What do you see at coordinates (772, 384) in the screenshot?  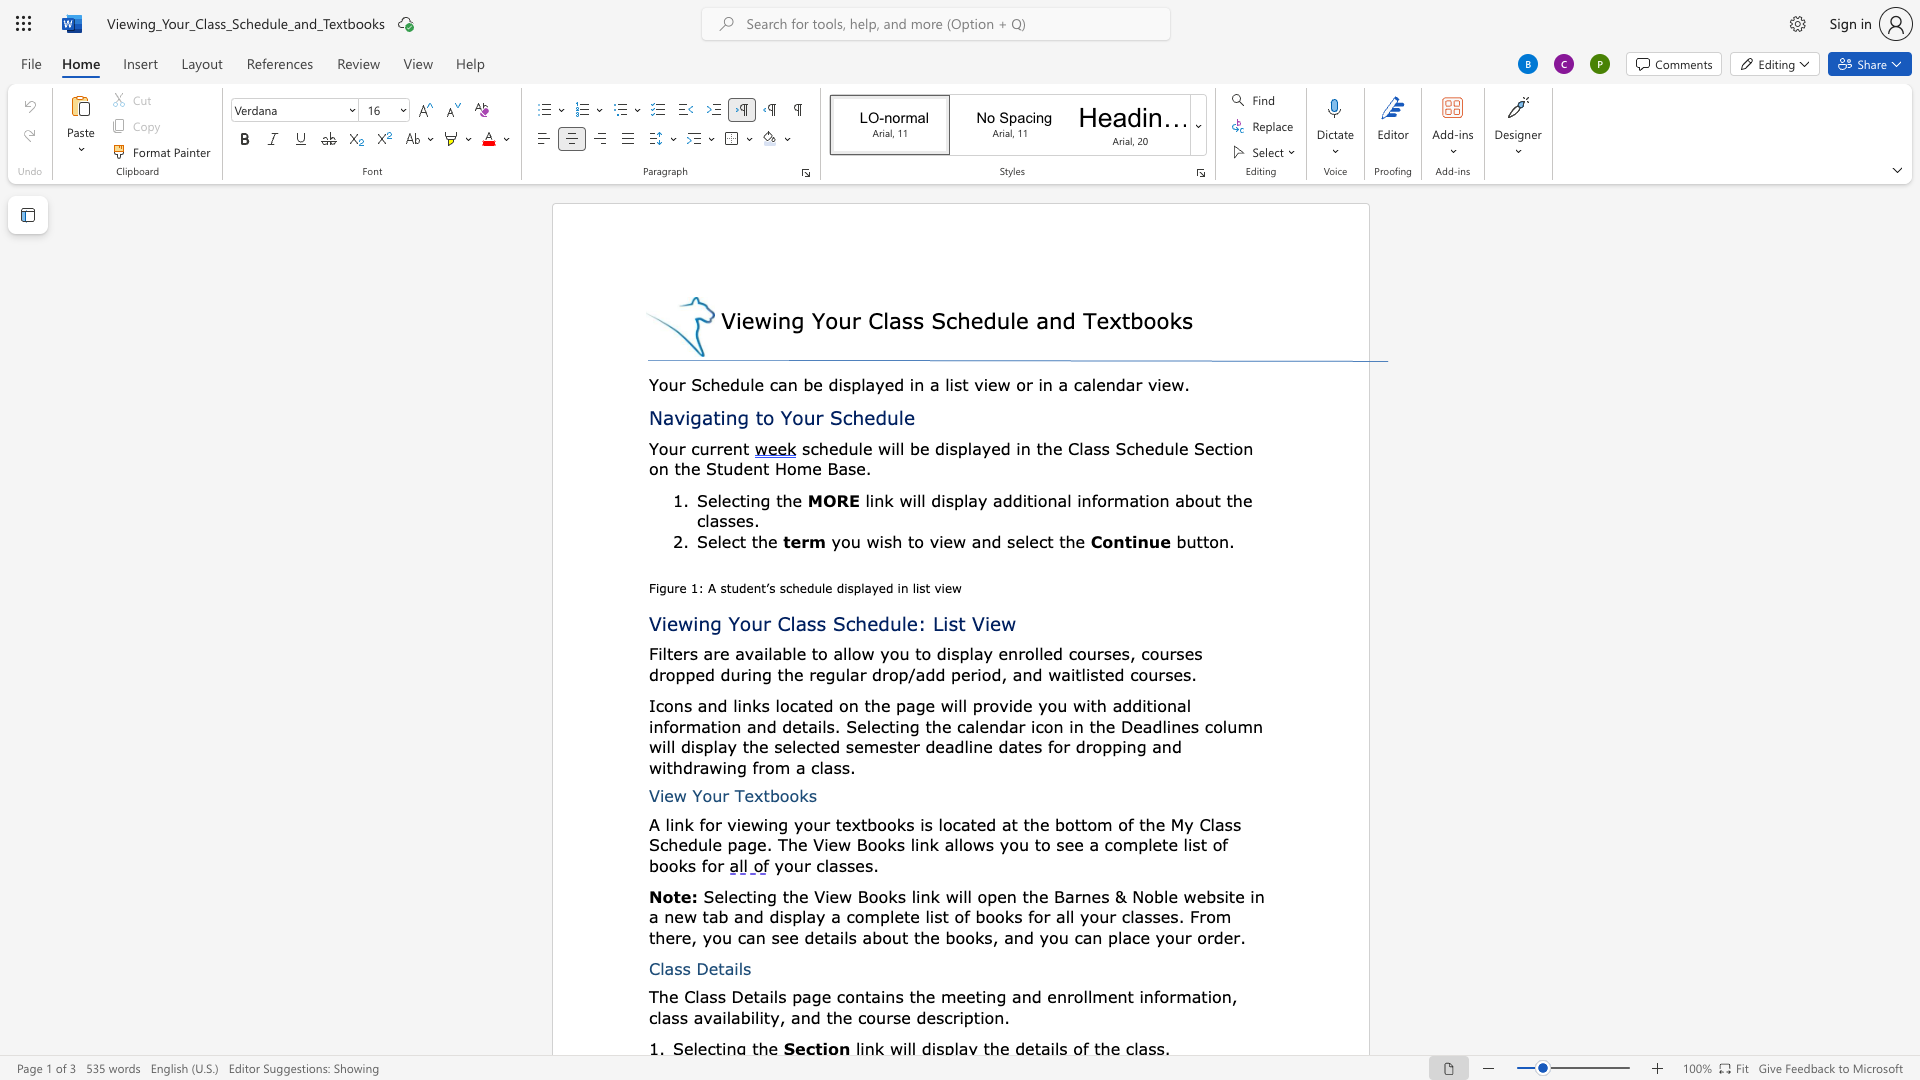 I see `the 2th character "c" in the text` at bounding box center [772, 384].